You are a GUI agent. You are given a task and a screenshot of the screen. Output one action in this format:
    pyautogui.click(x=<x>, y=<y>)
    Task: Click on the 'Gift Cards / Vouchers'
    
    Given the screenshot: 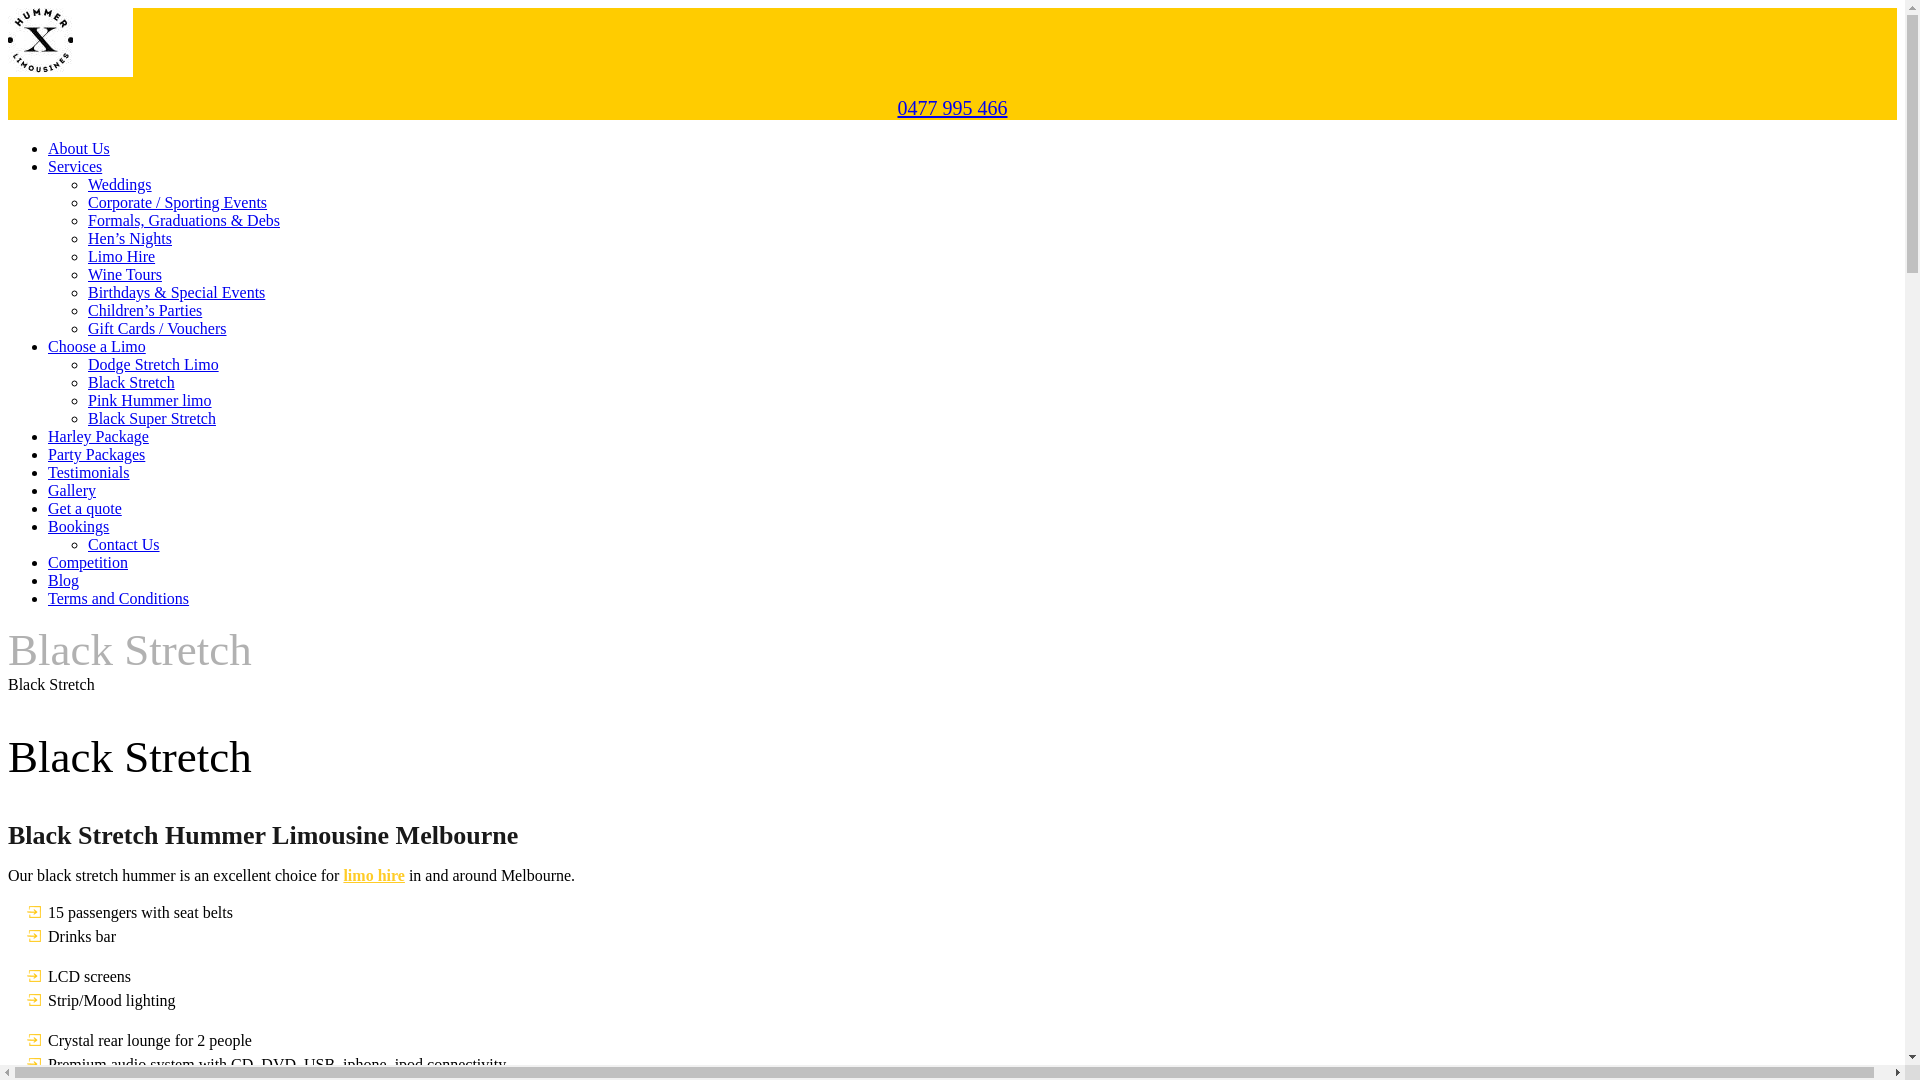 What is the action you would take?
    pyautogui.click(x=156, y=327)
    